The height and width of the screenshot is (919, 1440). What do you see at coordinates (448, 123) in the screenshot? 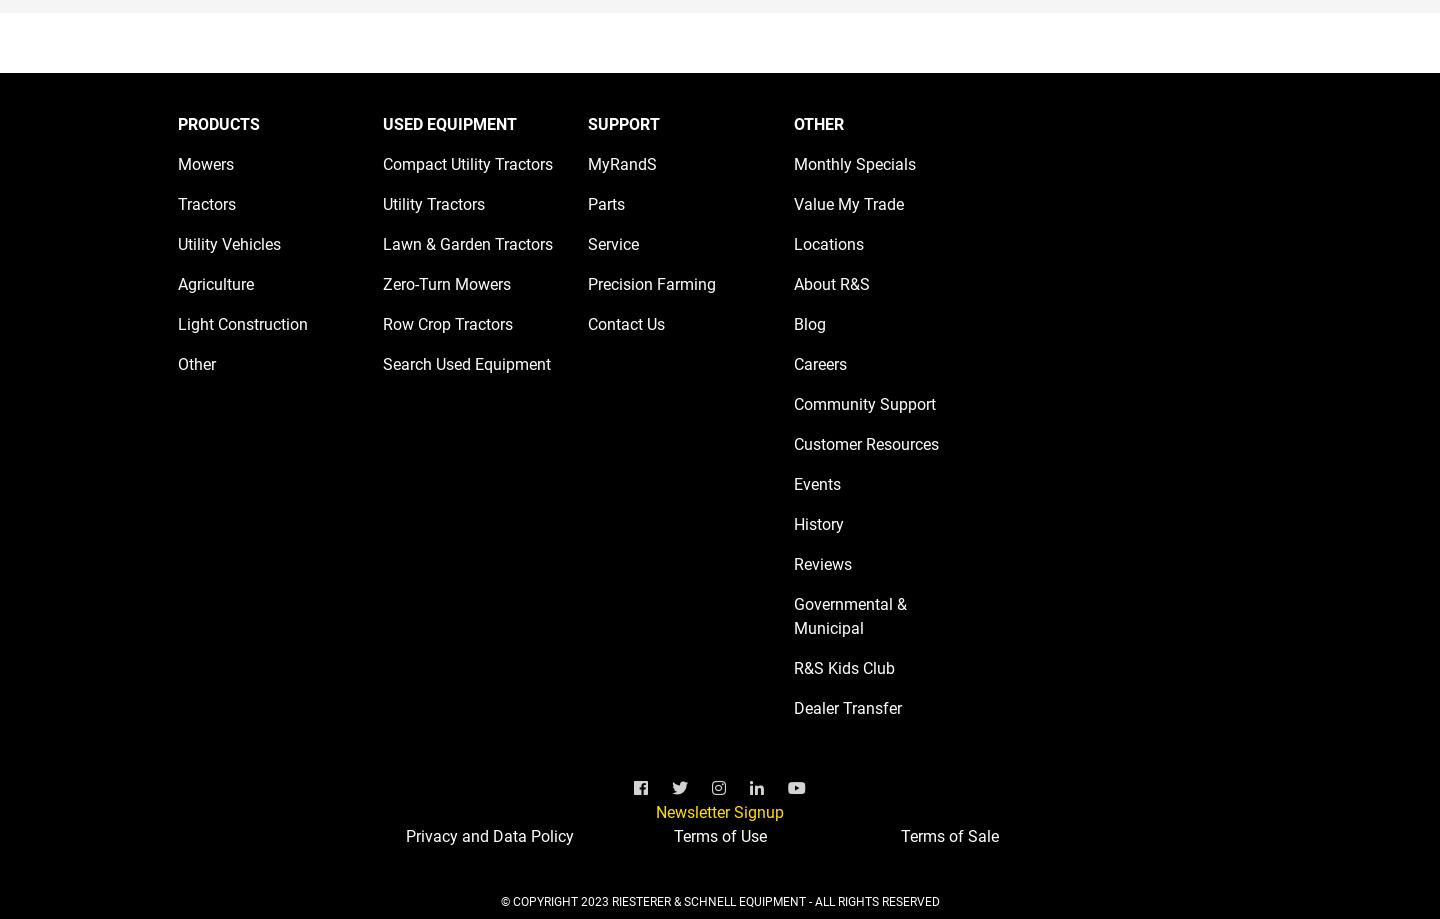
I see `'USED EQUIPMENT'` at bounding box center [448, 123].